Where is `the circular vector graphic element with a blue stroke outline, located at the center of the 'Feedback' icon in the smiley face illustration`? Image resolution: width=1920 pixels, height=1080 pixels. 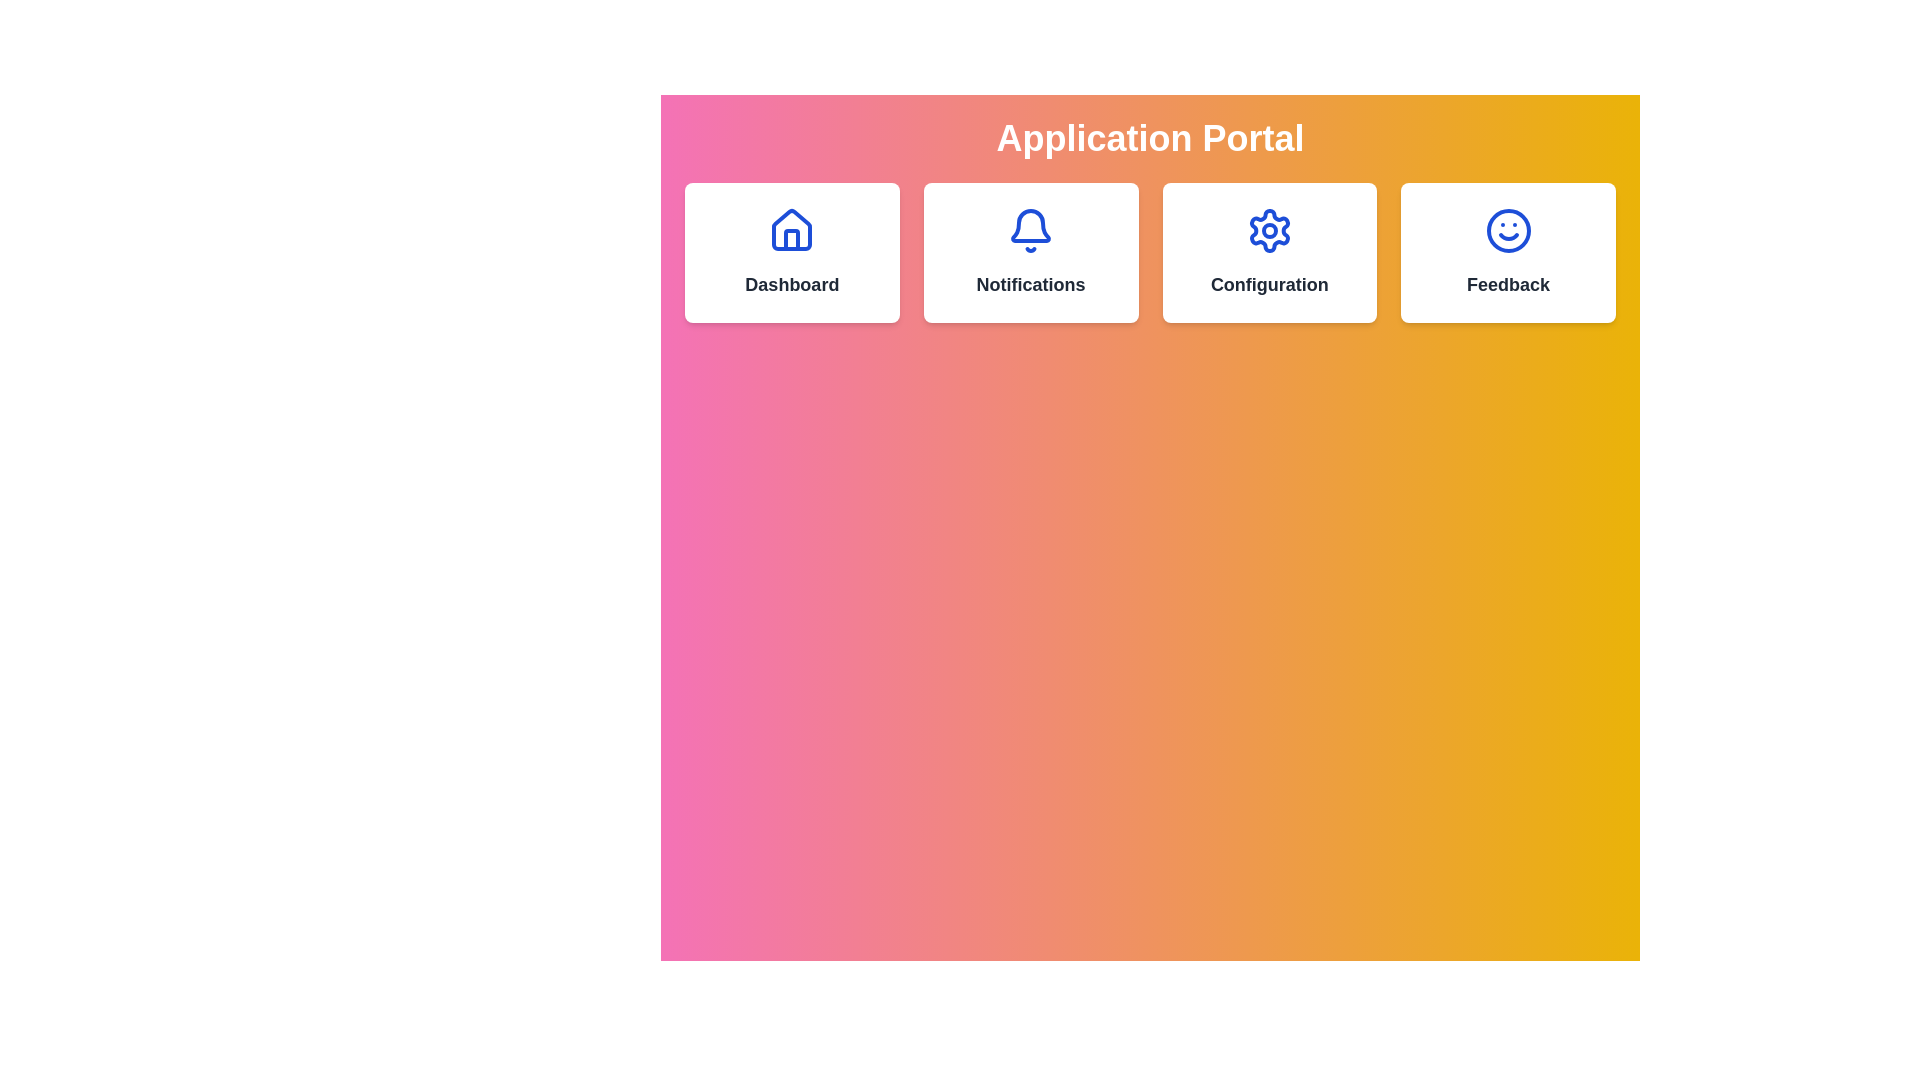
the circular vector graphic element with a blue stroke outline, located at the center of the 'Feedback' icon in the smiley face illustration is located at coordinates (1508, 230).